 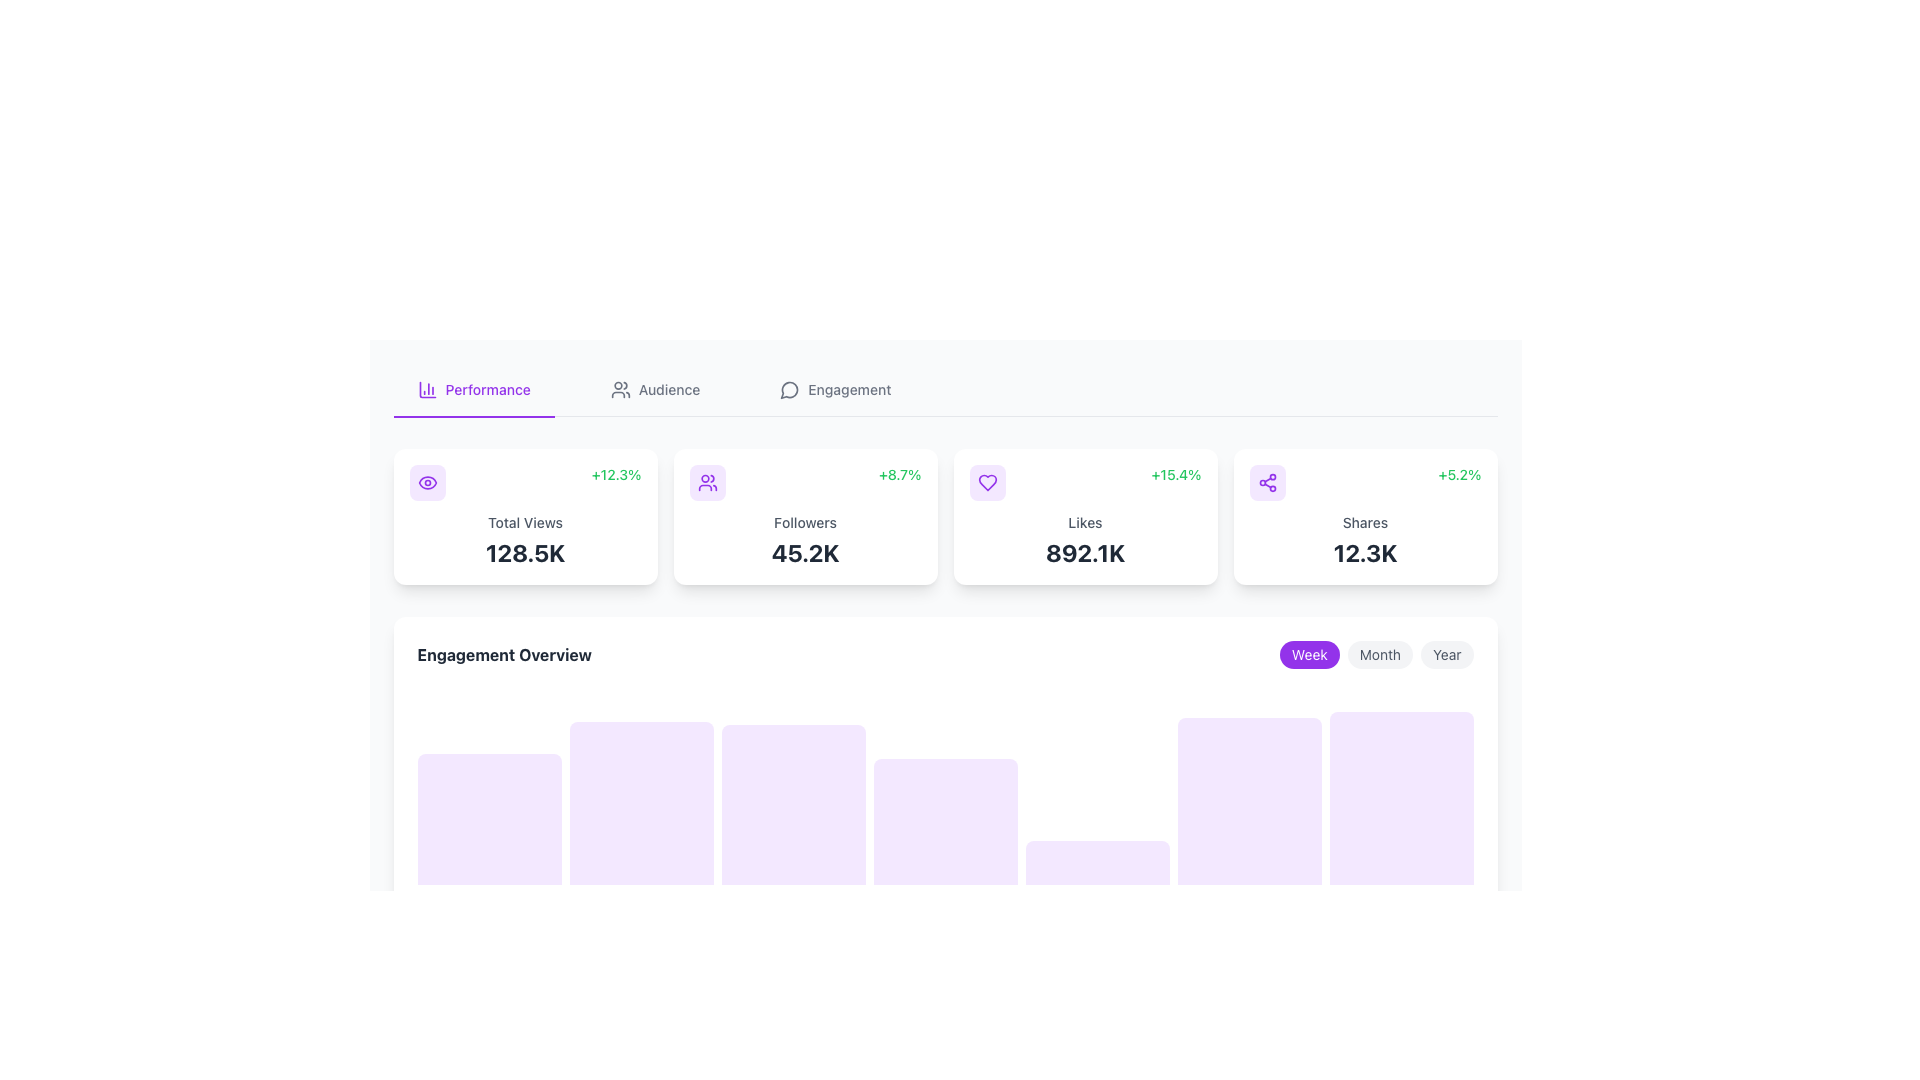 I want to click on the heart-shaped purple icon embedded in the 'Likes' card, which is the third card in a row of four summary cards displaying engagement metrics, so click(x=987, y=482).